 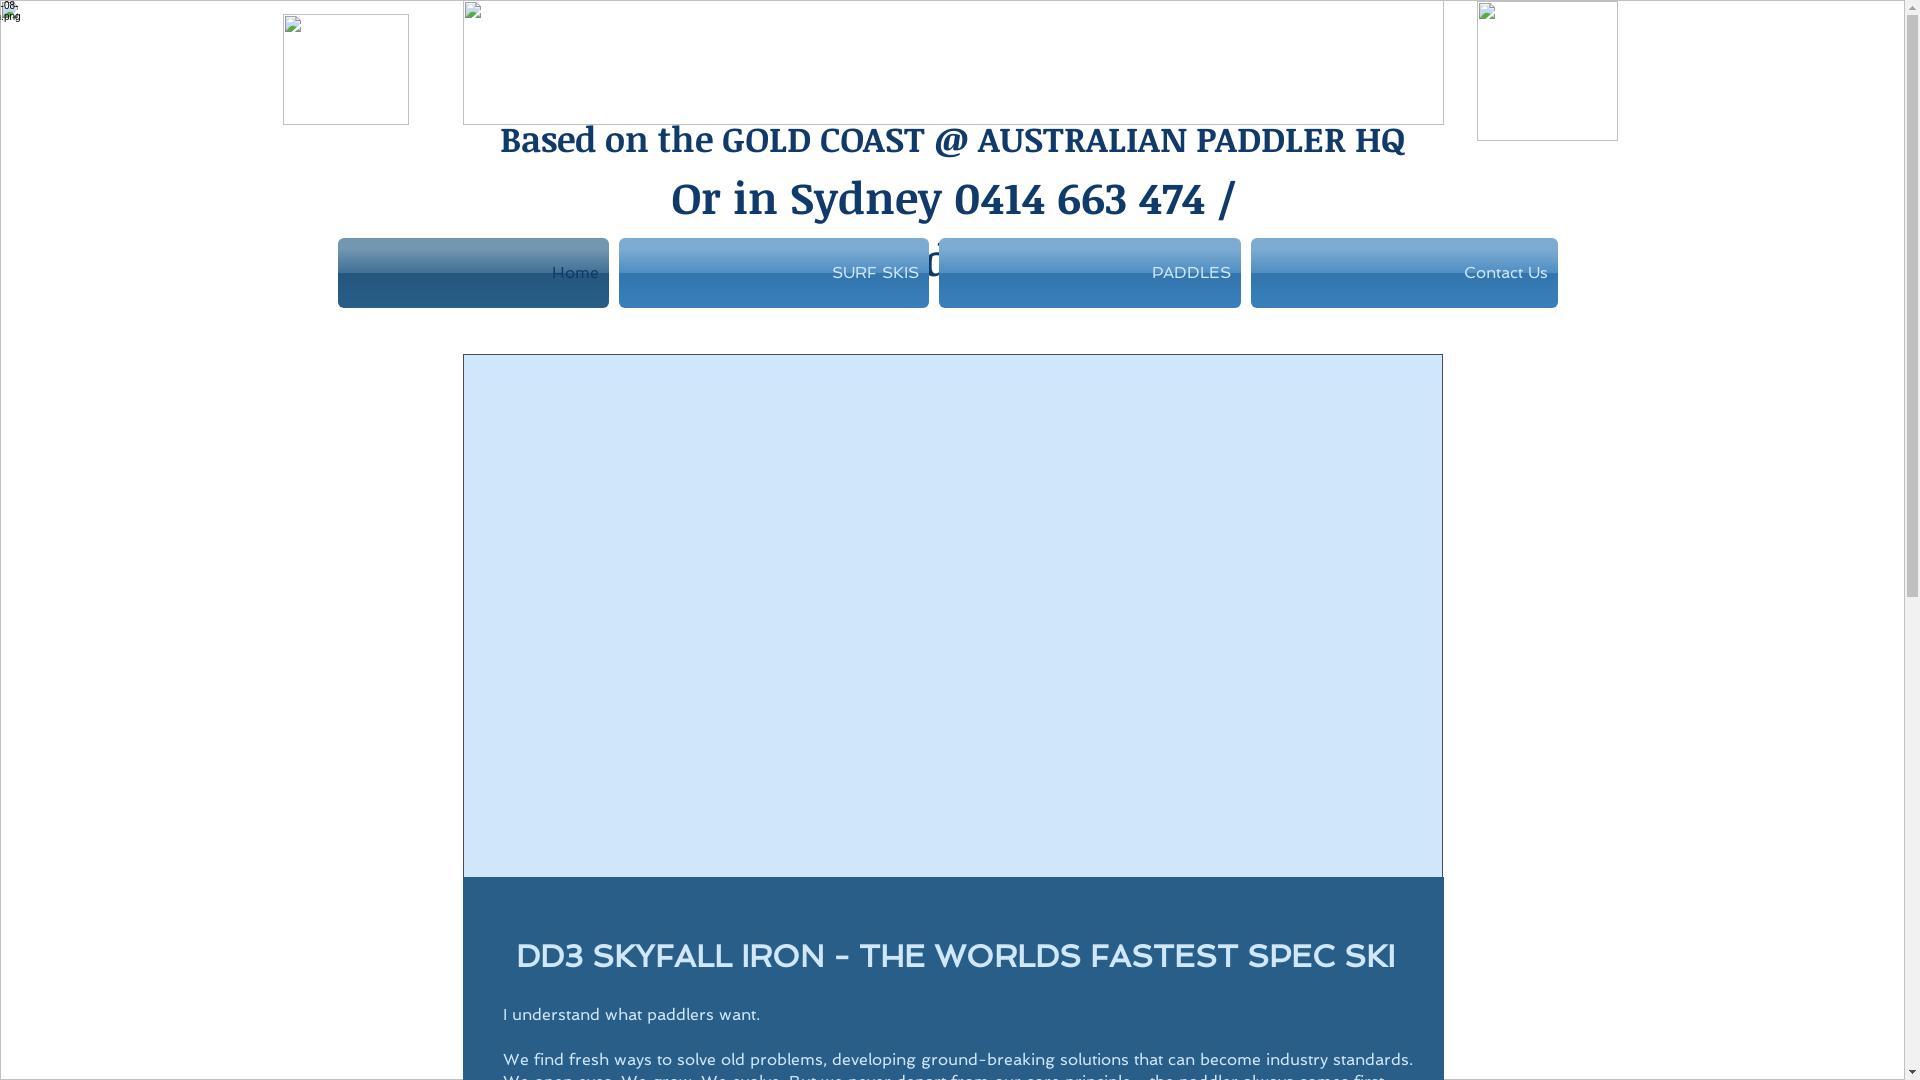 I want to click on 'Contact Us', so click(x=1400, y=273).